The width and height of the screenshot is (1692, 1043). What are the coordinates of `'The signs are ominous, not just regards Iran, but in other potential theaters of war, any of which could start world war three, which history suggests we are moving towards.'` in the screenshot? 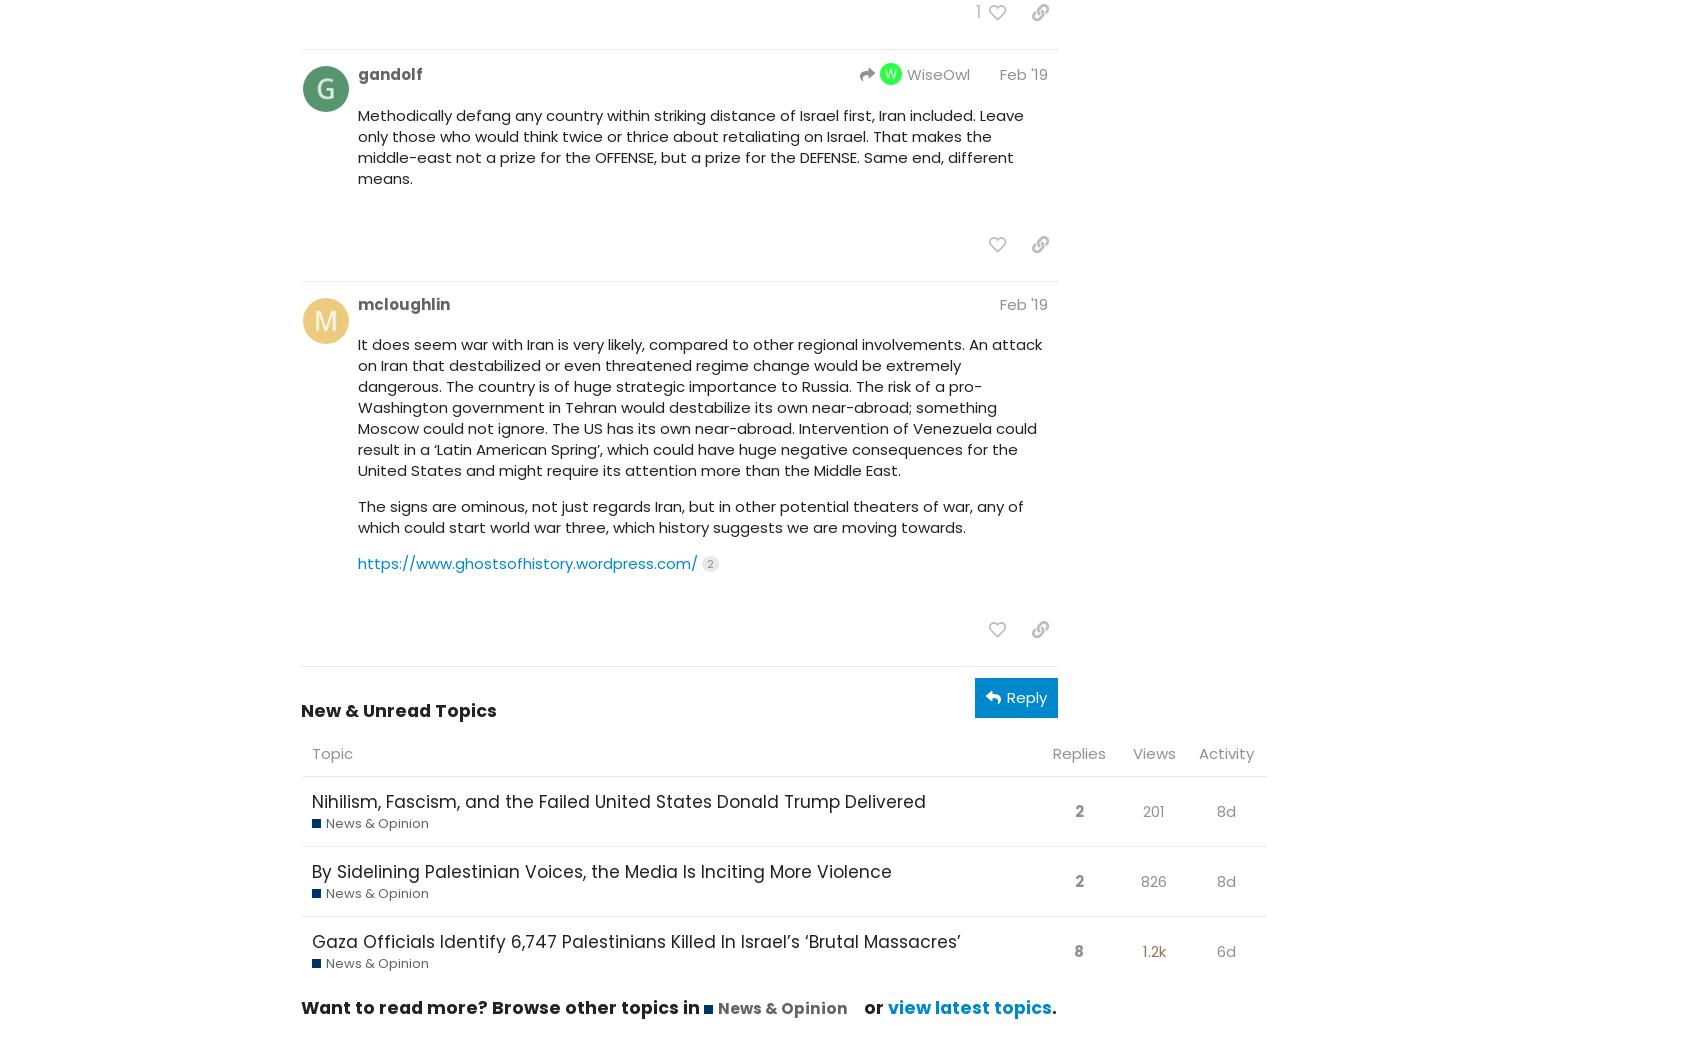 It's located at (691, 514).